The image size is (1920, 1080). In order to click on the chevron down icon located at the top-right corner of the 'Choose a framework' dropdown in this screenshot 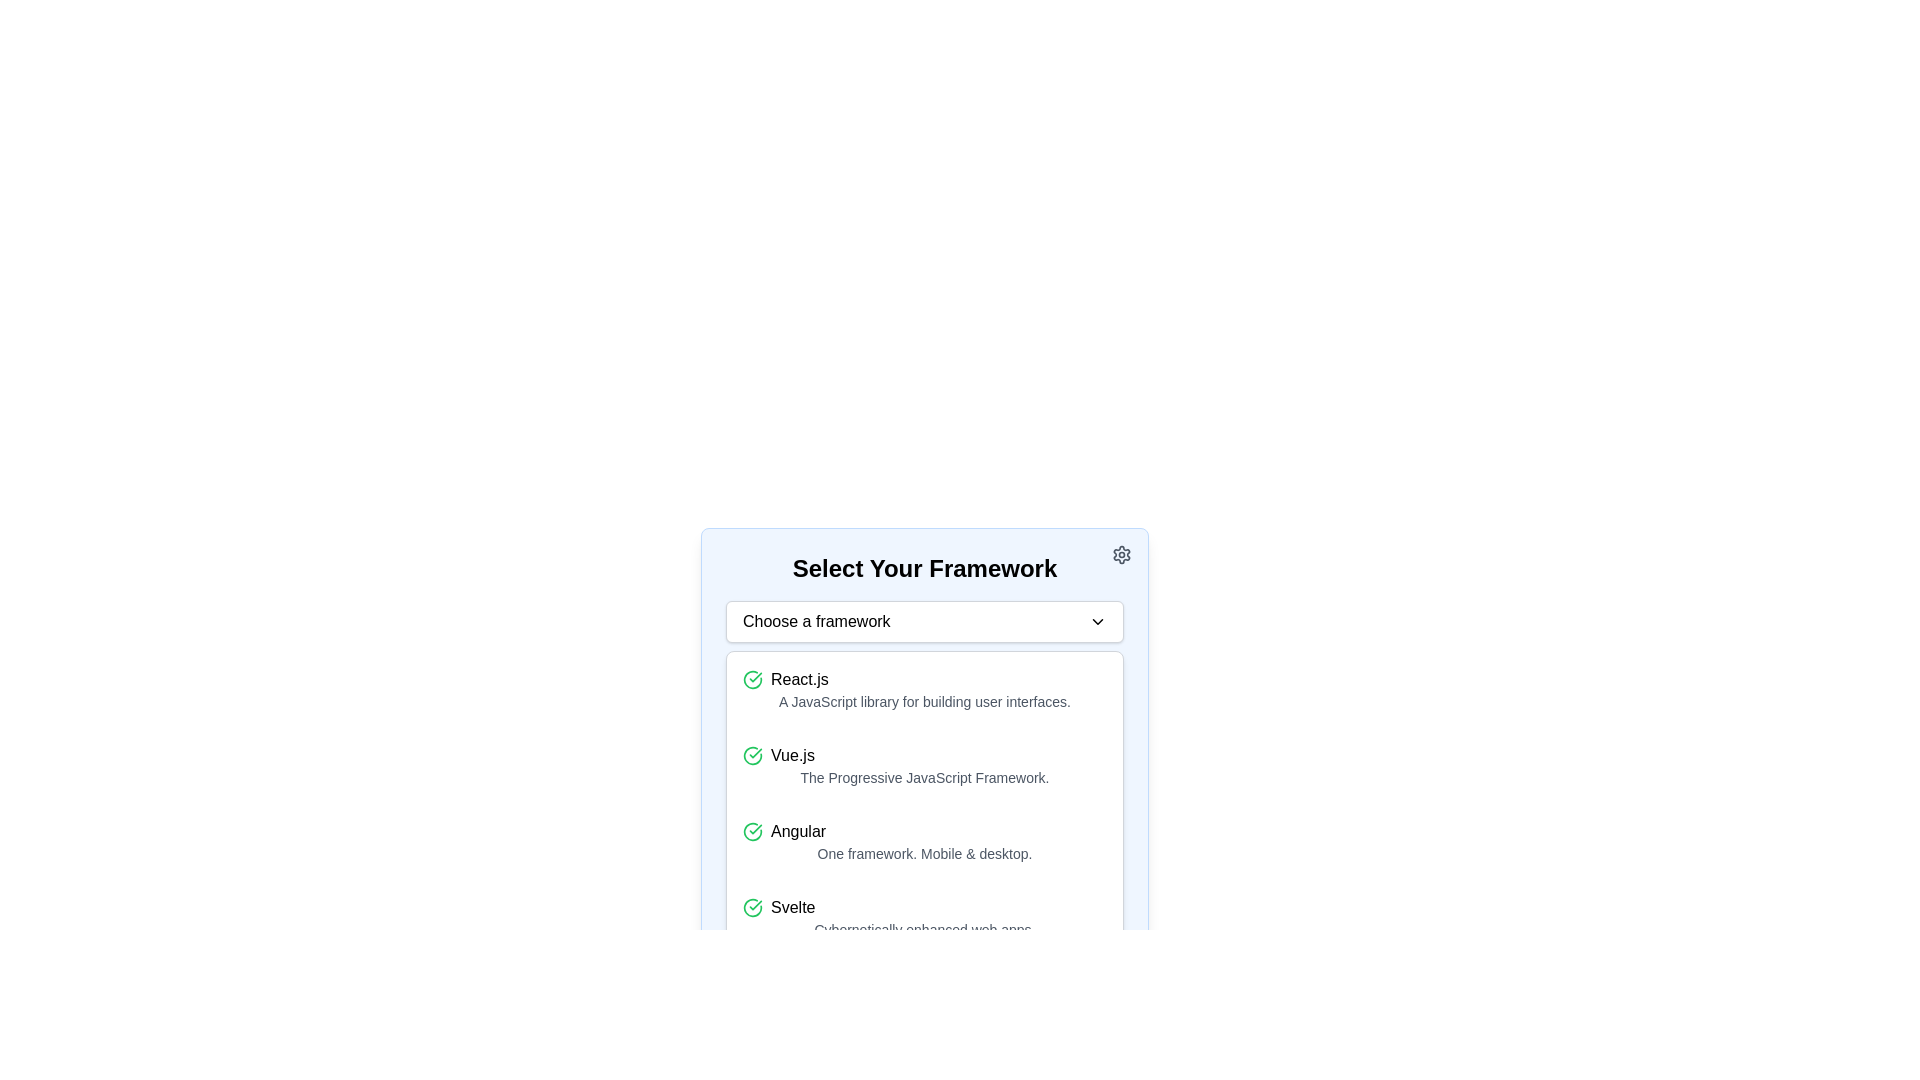, I will do `click(1097, 620)`.